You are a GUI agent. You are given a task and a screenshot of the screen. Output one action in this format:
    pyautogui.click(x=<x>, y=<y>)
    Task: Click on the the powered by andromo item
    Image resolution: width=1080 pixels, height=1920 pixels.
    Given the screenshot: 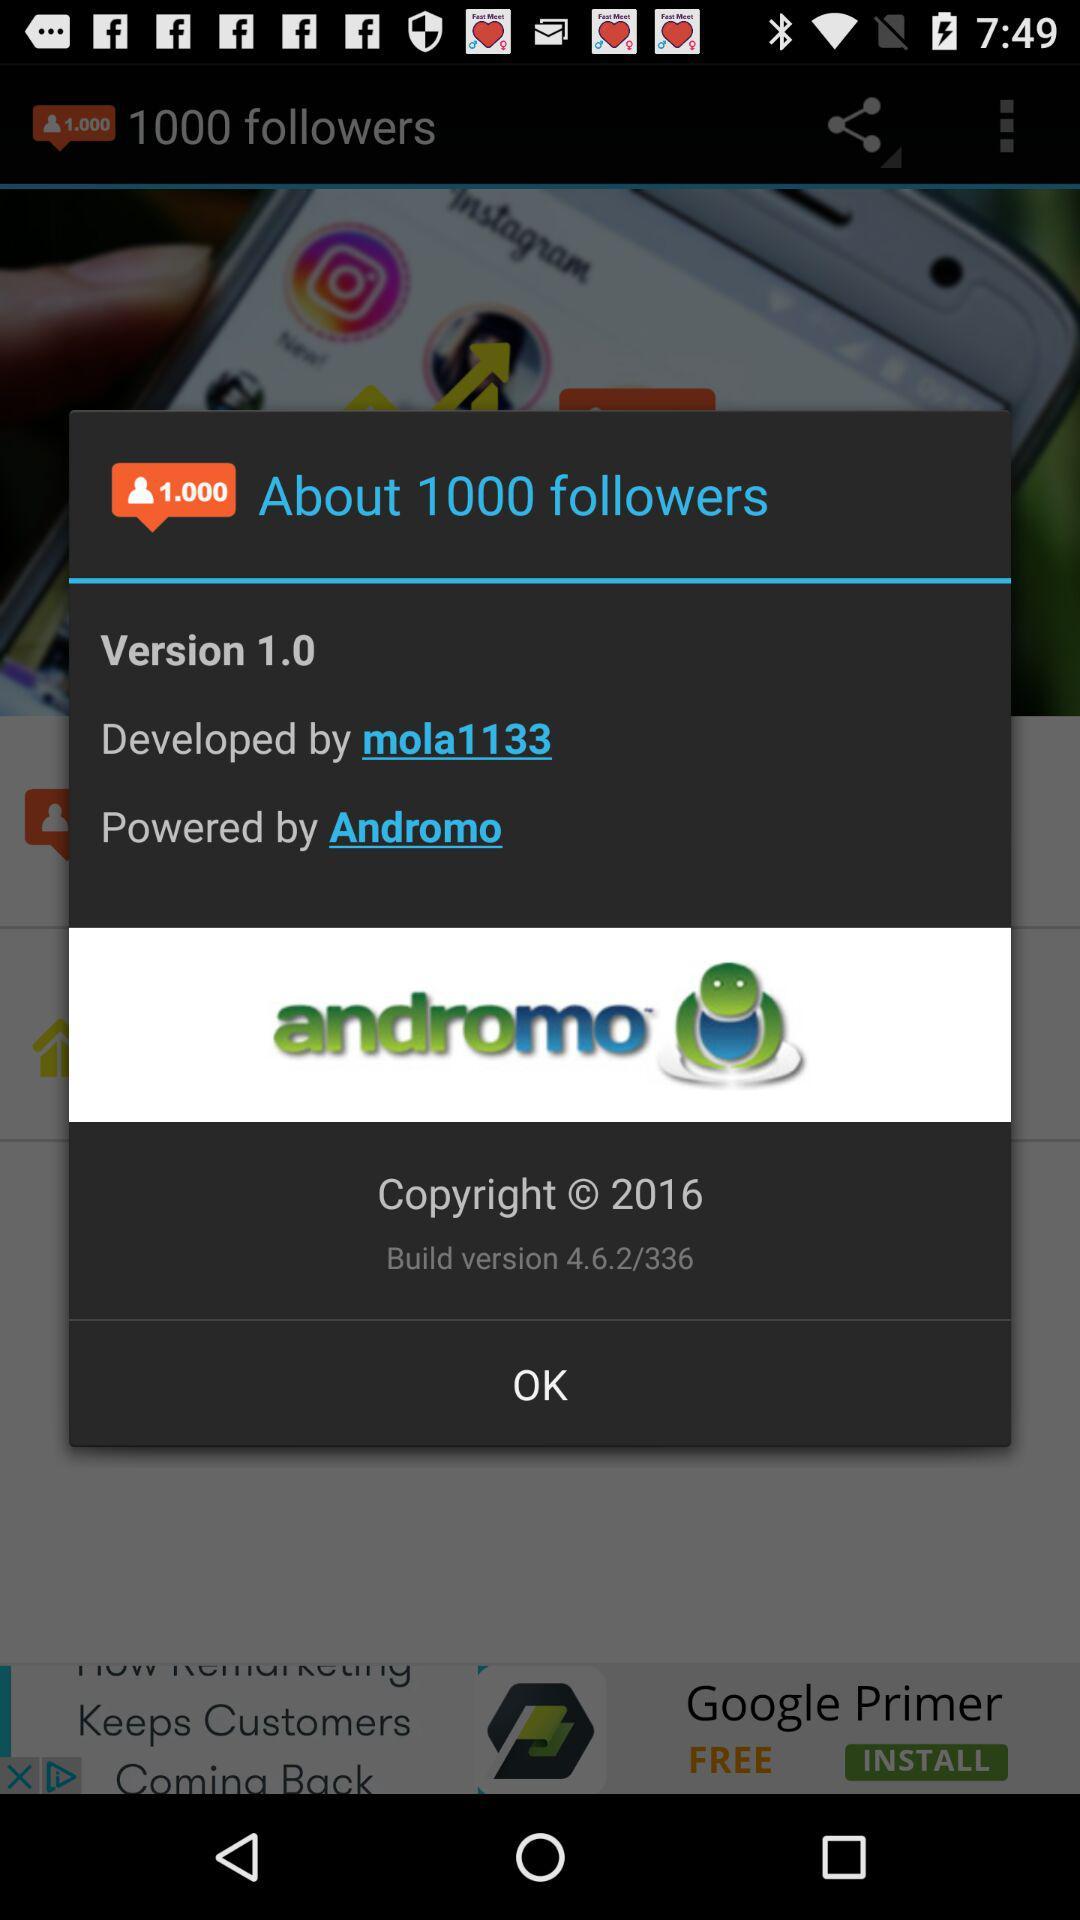 What is the action you would take?
    pyautogui.click(x=540, y=841)
    